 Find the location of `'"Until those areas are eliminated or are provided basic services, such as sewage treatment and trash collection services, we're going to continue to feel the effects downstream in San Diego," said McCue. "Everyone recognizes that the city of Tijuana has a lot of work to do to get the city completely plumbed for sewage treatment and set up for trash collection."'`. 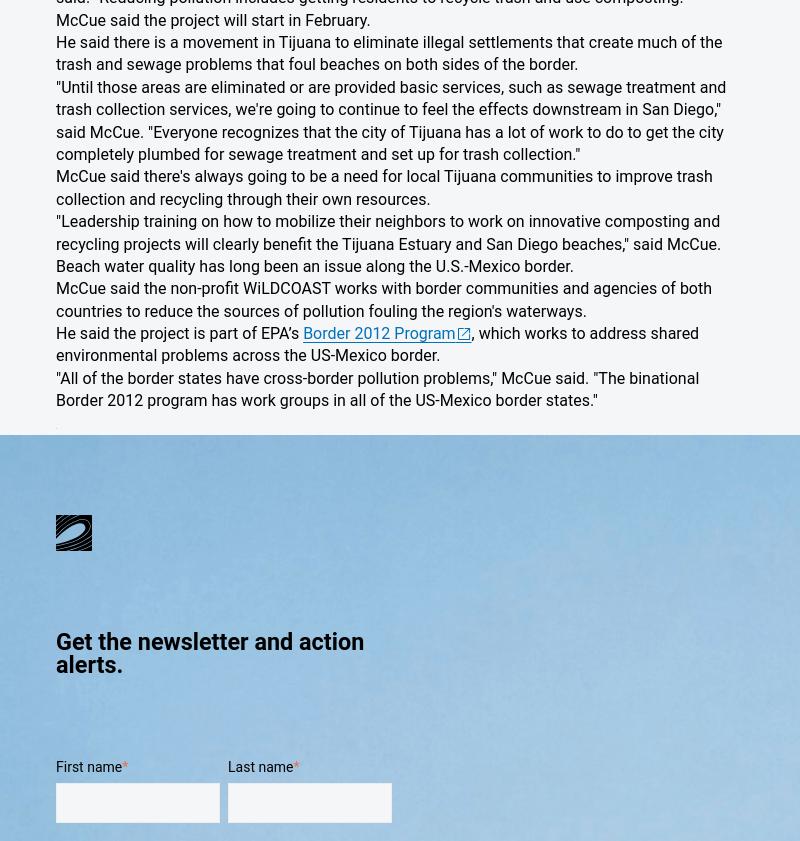

'"Until those areas are eliminated or are provided basic services, such as sewage treatment and trash collection services, we're going to continue to feel the effects downstream in San Diego," said McCue. "Everyone recognizes that the city of Tijuana has a lot of work to do to get the city completely plumbed for sewage treatment and set up for trash collection."' is located at coordinates (55, 119).